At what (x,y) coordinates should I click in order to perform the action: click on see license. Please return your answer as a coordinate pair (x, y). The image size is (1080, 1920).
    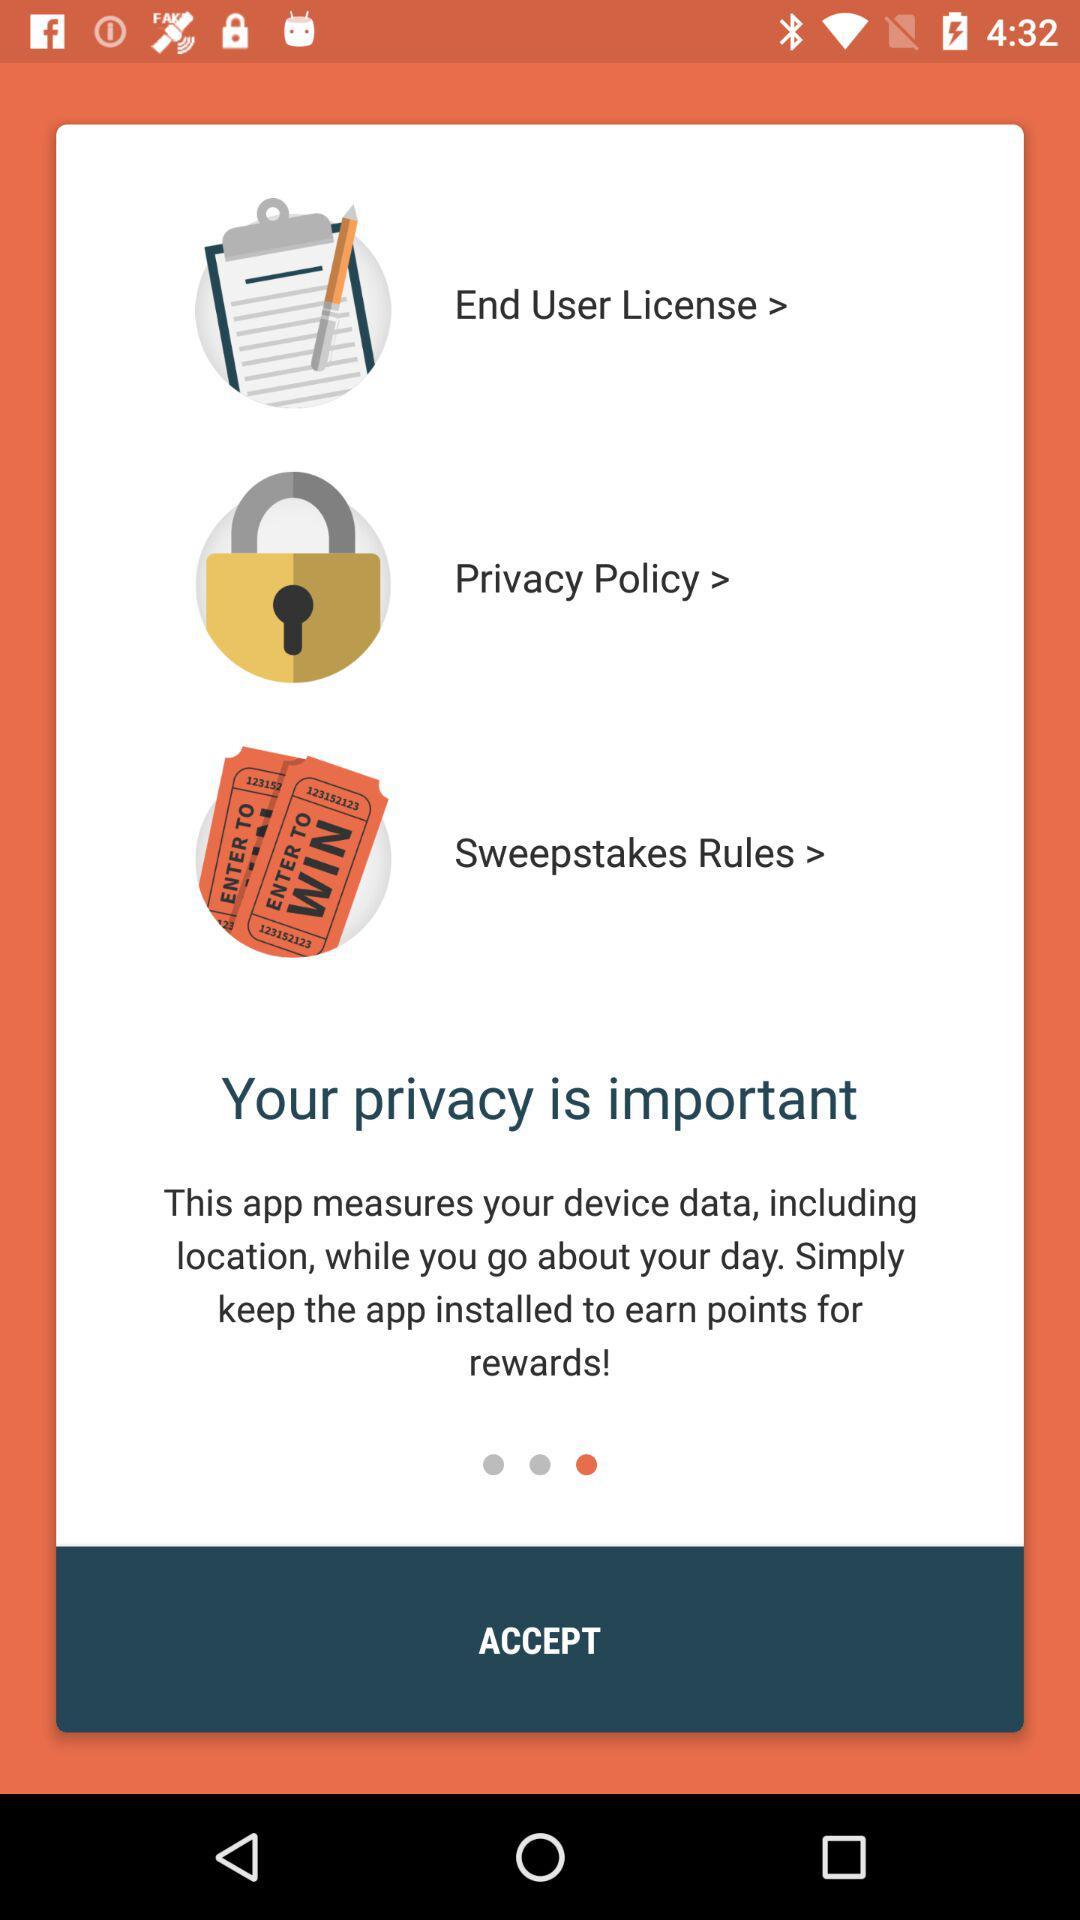
    Looking at the image, I should click on (293, 302).